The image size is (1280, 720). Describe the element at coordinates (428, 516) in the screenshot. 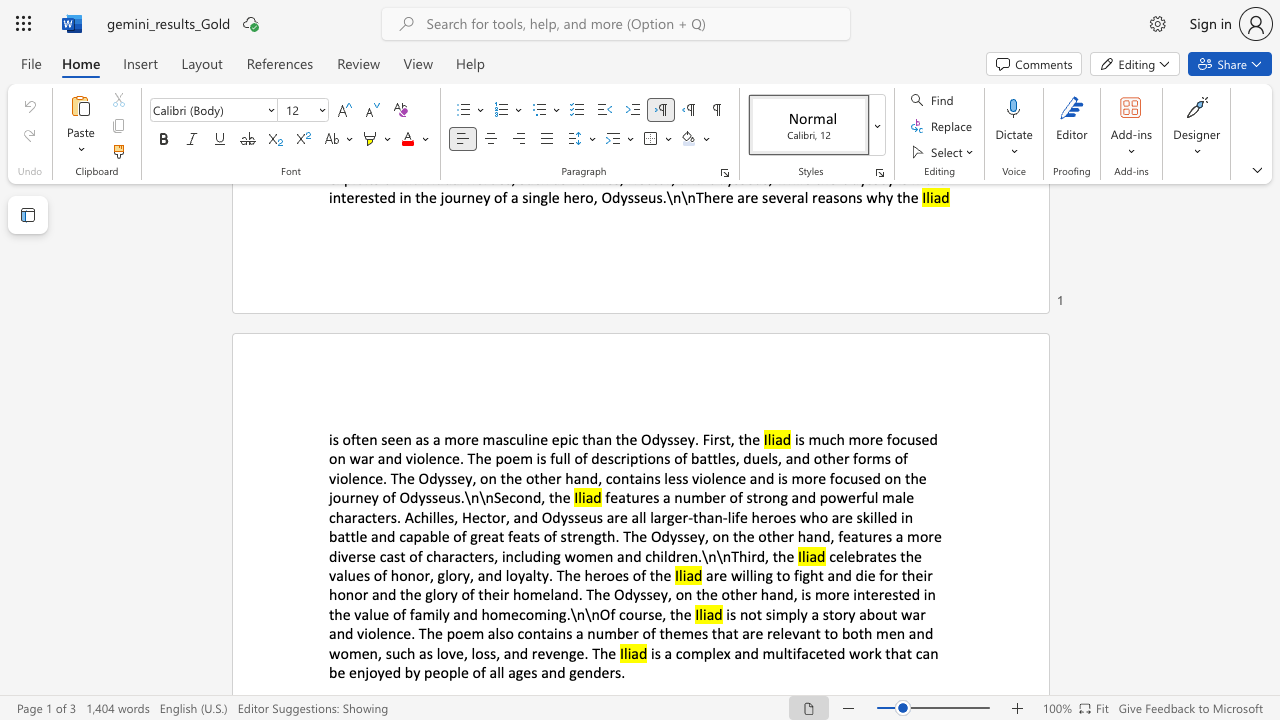

I see `the subset text "illes, Hector, and Odysseus are all larger-than-life heroes who are skilled in battle and capable of great feats of strength. The Odyssey, on the other hand, features a more diverse ca" within the text "features a number of strong and powerful male characters. Achilles, Hector, and Odysseus are all larger-than-life heroes who are skilled in battle and capable of great feats of strength. The Odyssey, on the other hand, features a more diverse cast of characters, including women and children.\n\nThird, the"` at that location.